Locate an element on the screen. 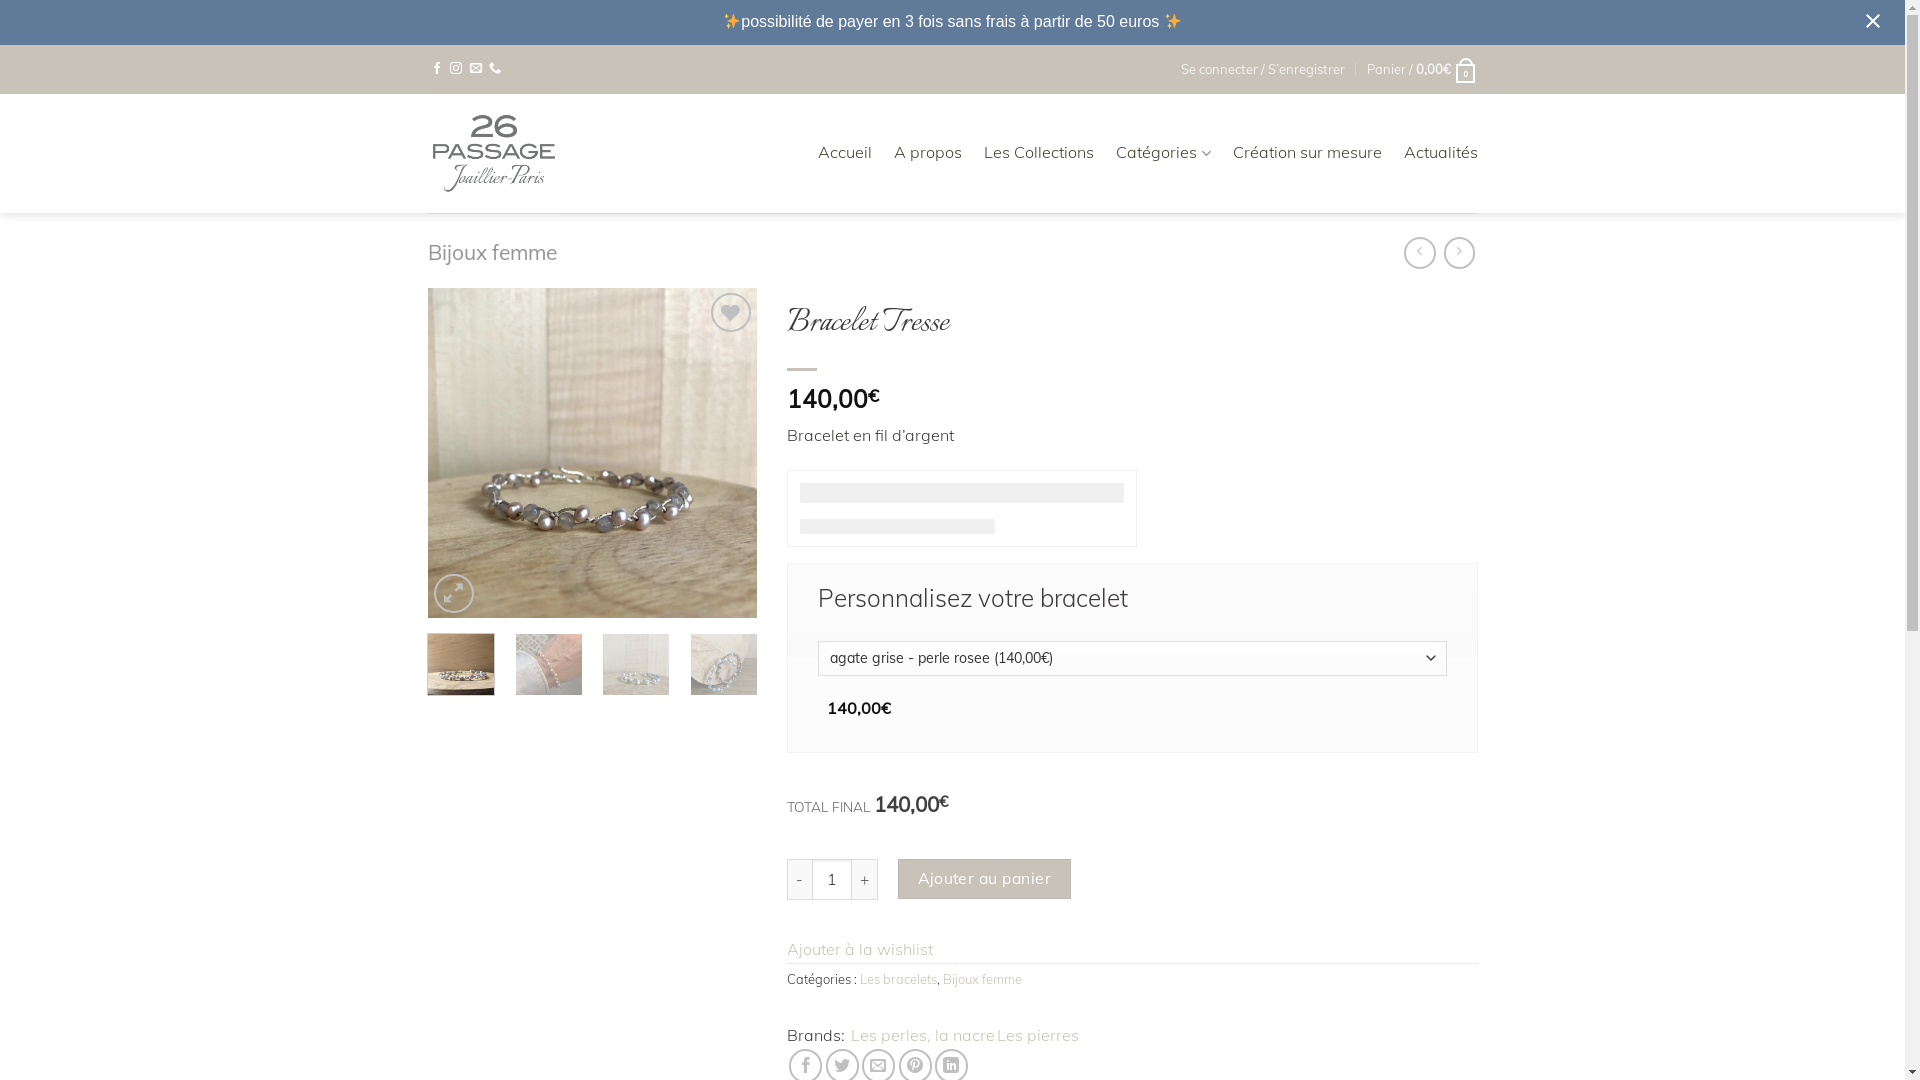 The width and height of the screenshot is (1920, 1080). 'Qty' is located at coordinates (831, 878).